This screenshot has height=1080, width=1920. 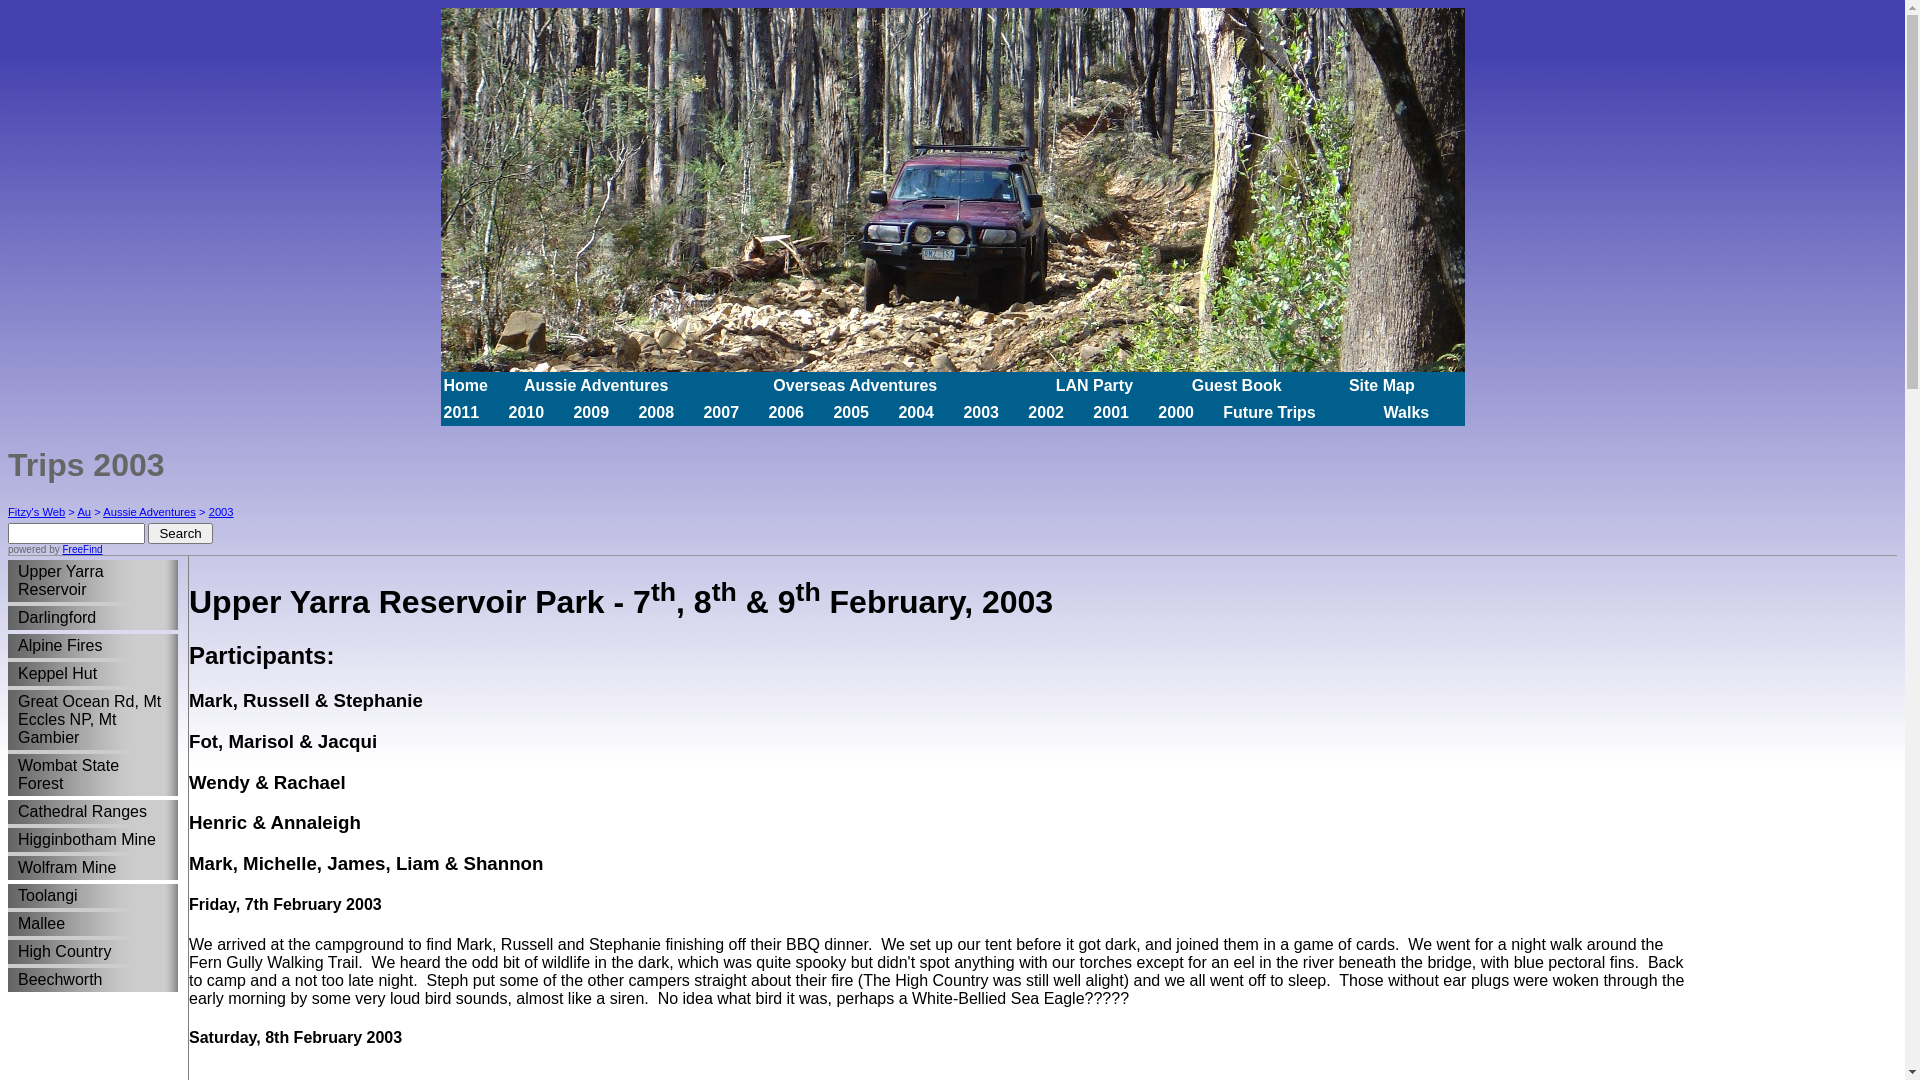 I want to click on 'Toolangi', so click(x=86, y=894).